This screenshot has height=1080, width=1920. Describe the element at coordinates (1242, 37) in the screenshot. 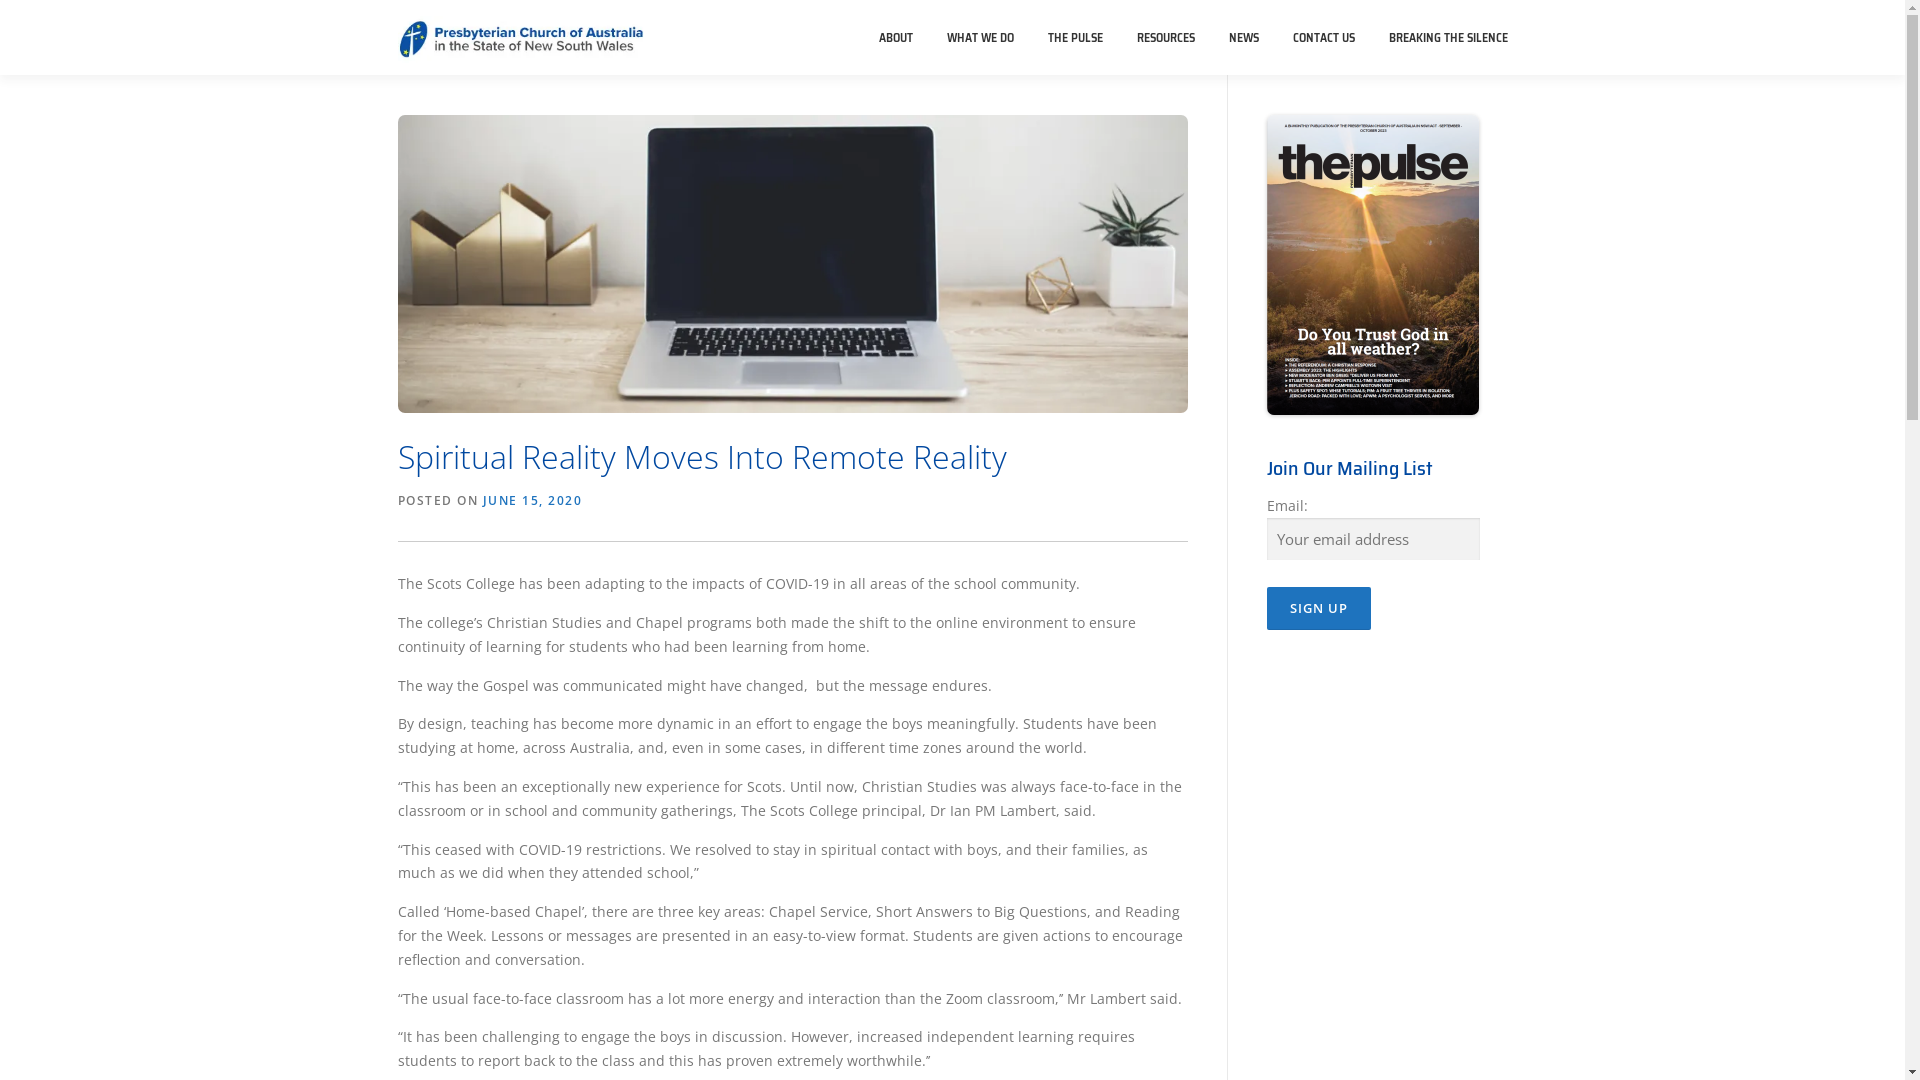

I see `'NEWS'` at that location.